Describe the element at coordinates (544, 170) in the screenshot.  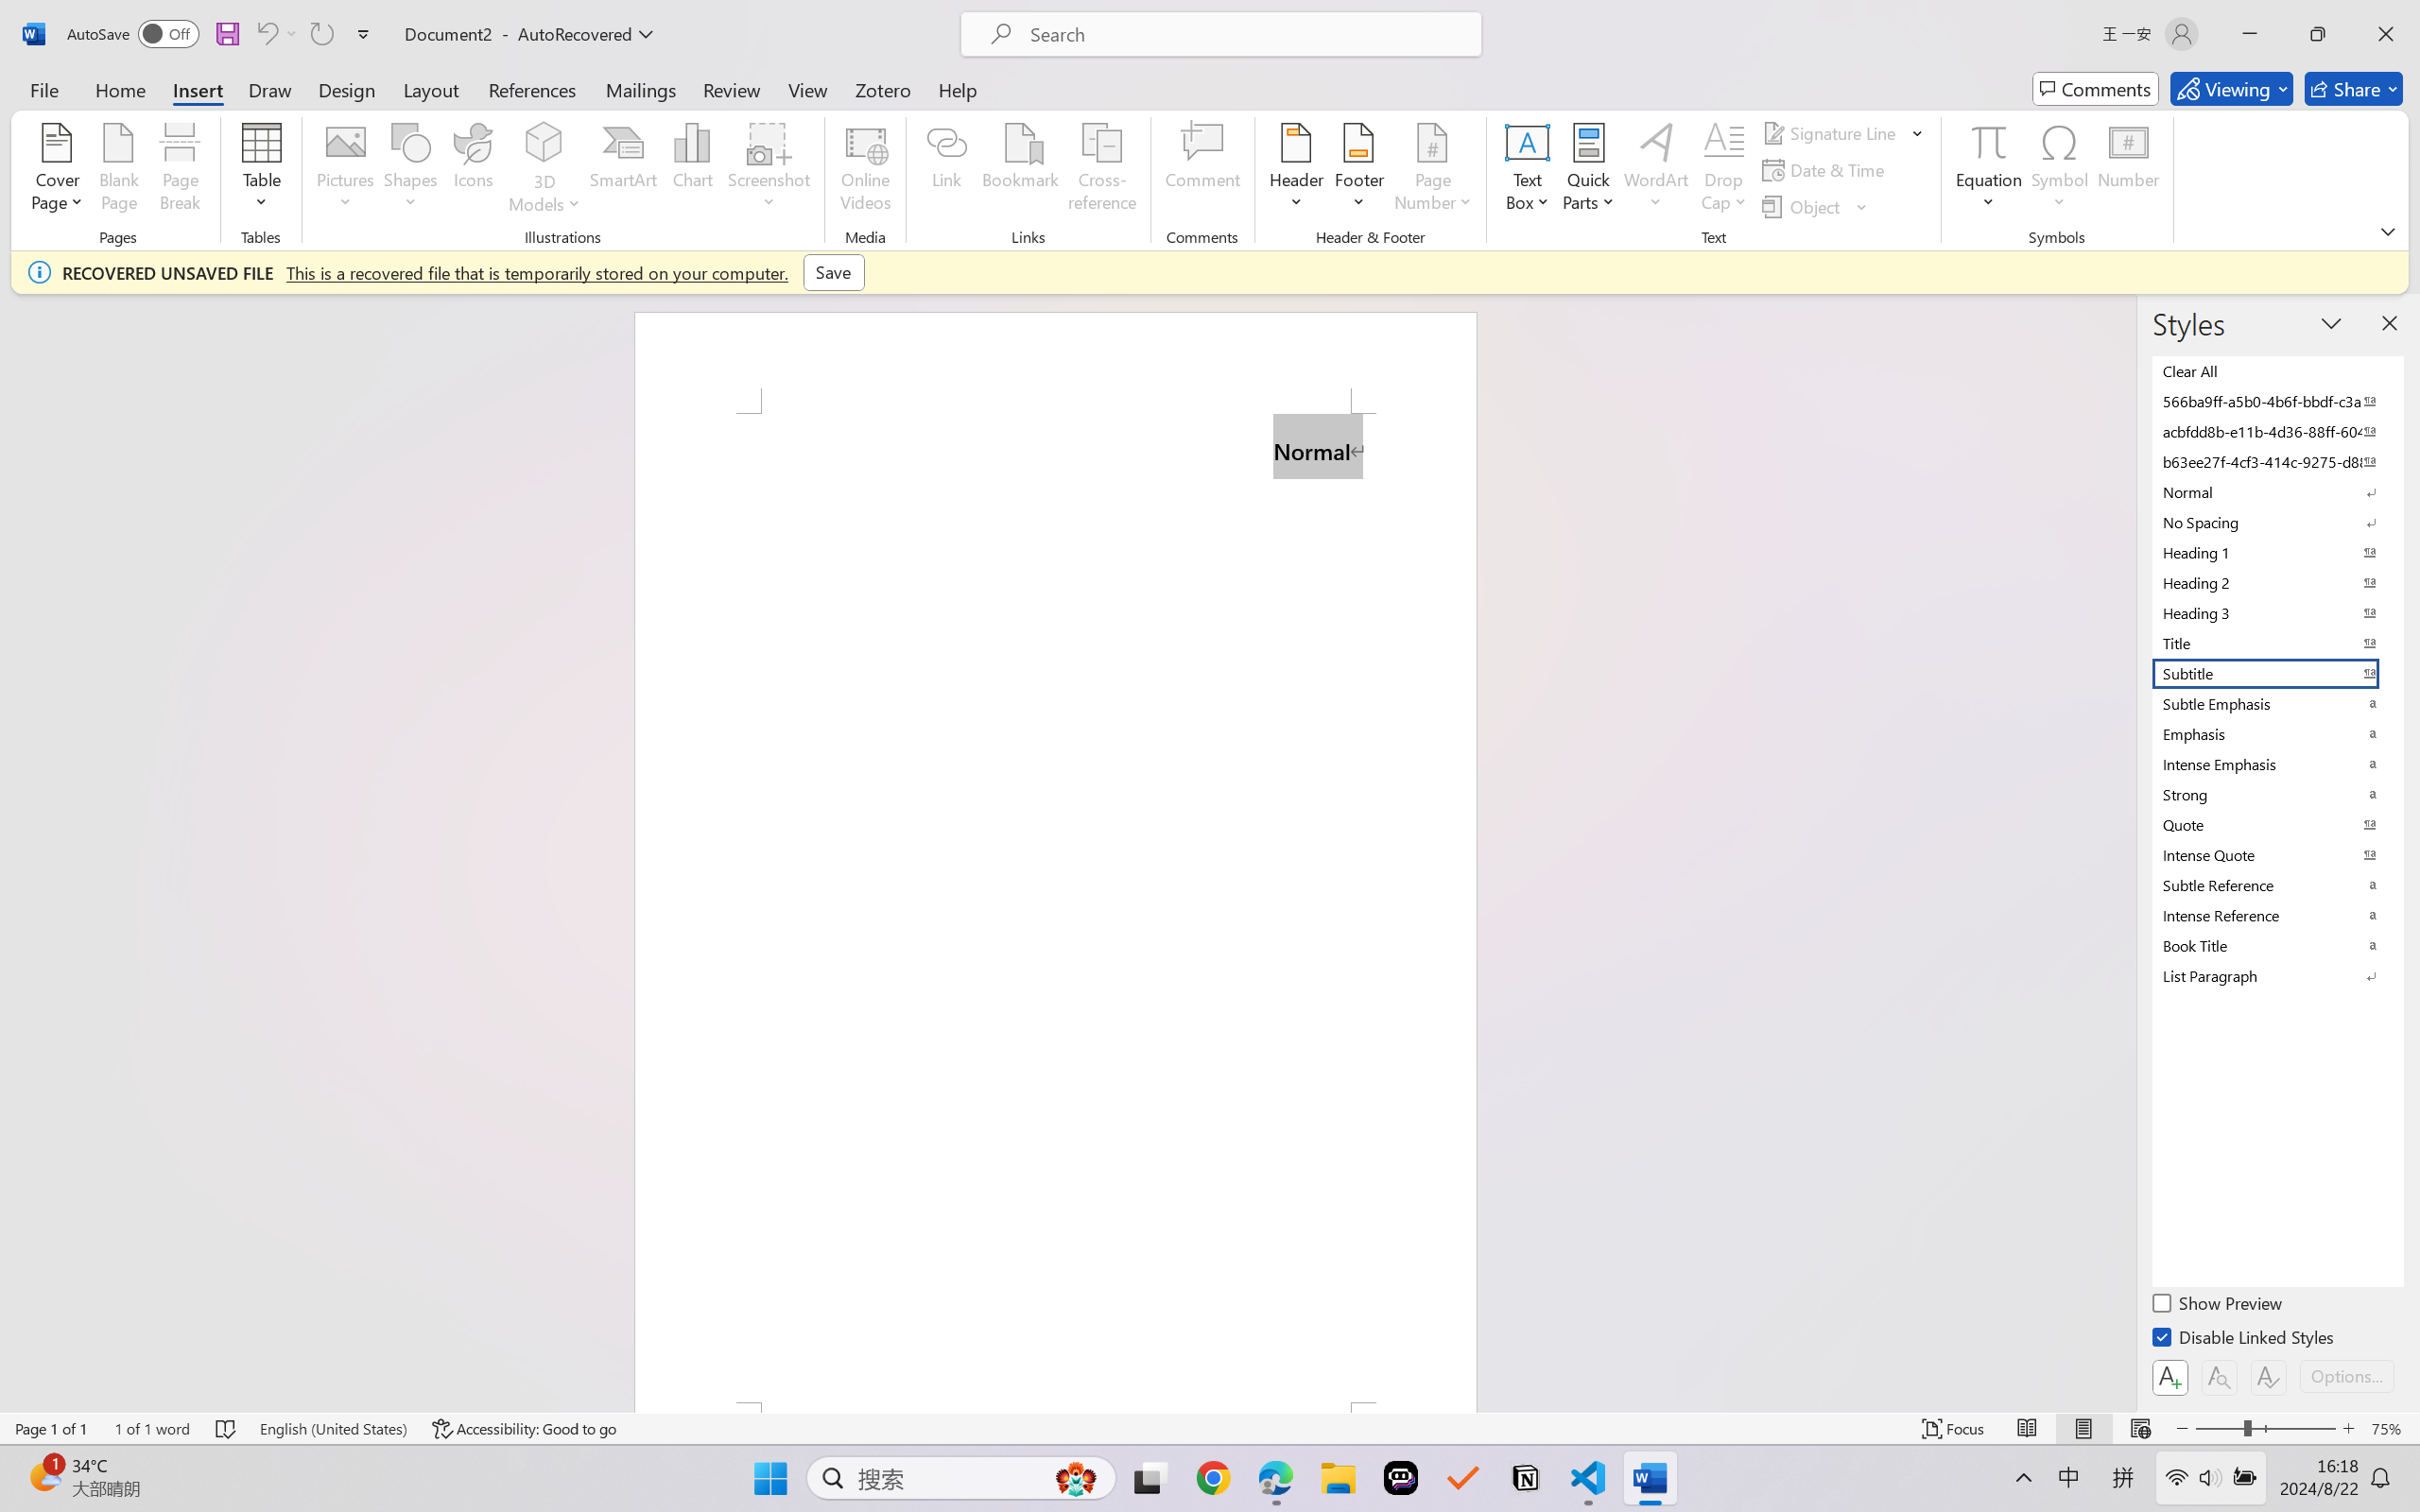
I see `'3D Models'` at that location.